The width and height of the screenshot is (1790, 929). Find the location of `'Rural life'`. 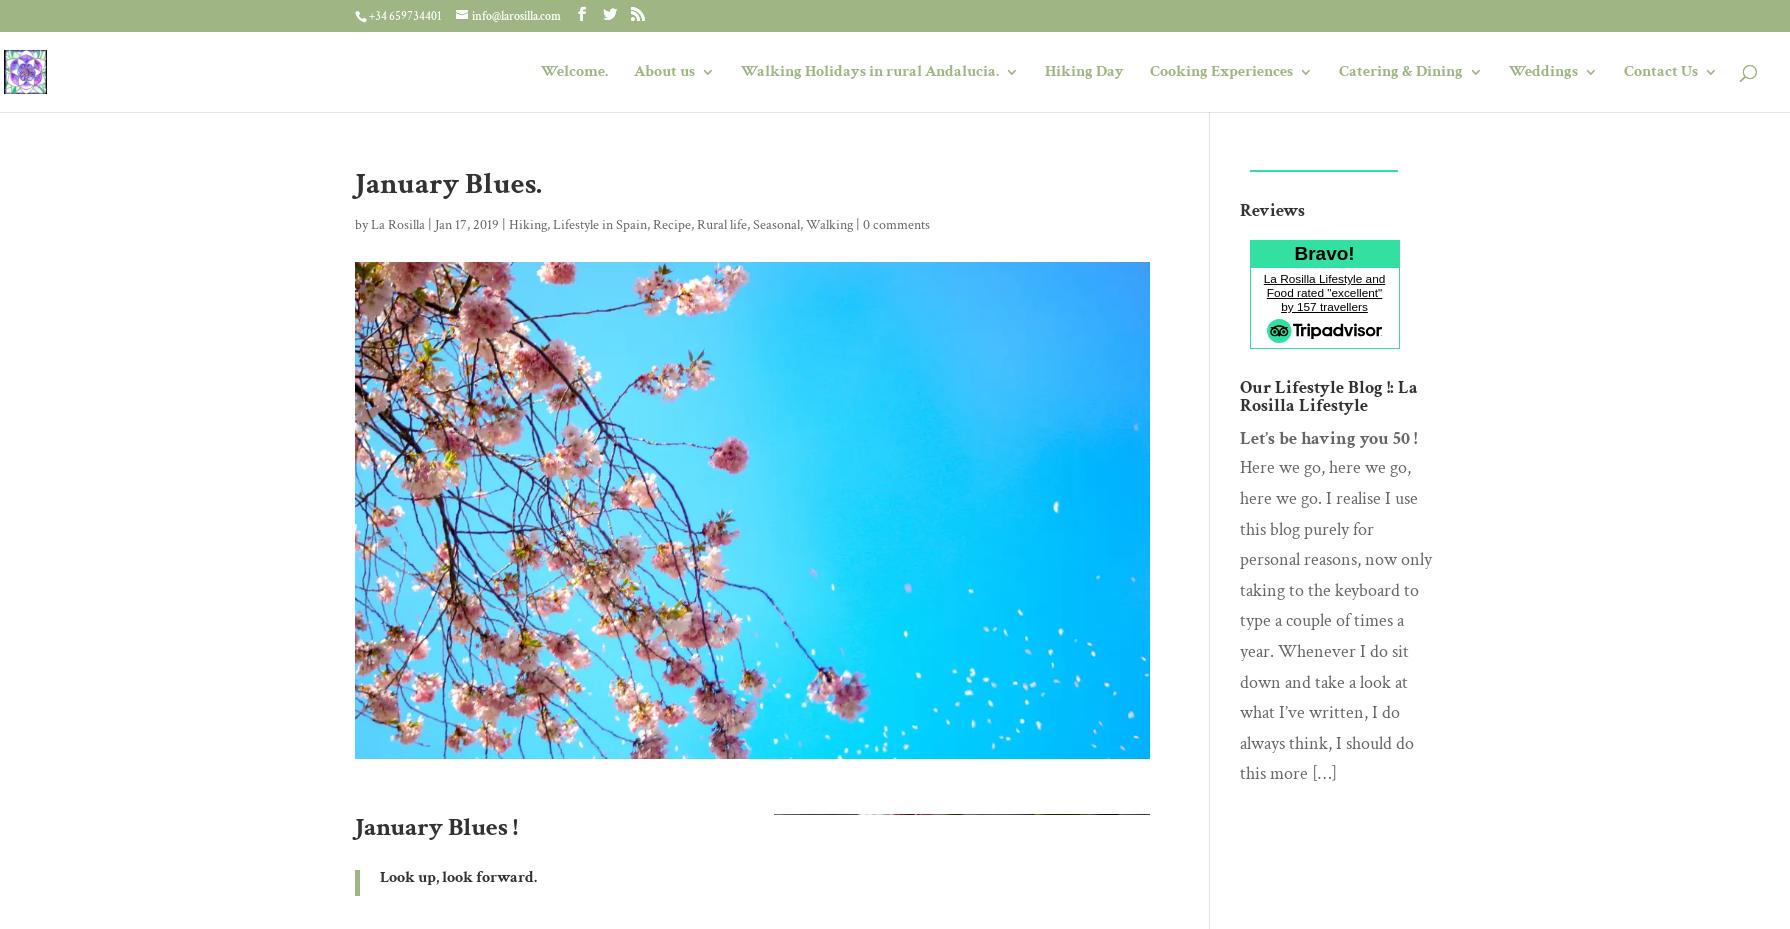

'Rural life' is located at coordinates (721, 224).